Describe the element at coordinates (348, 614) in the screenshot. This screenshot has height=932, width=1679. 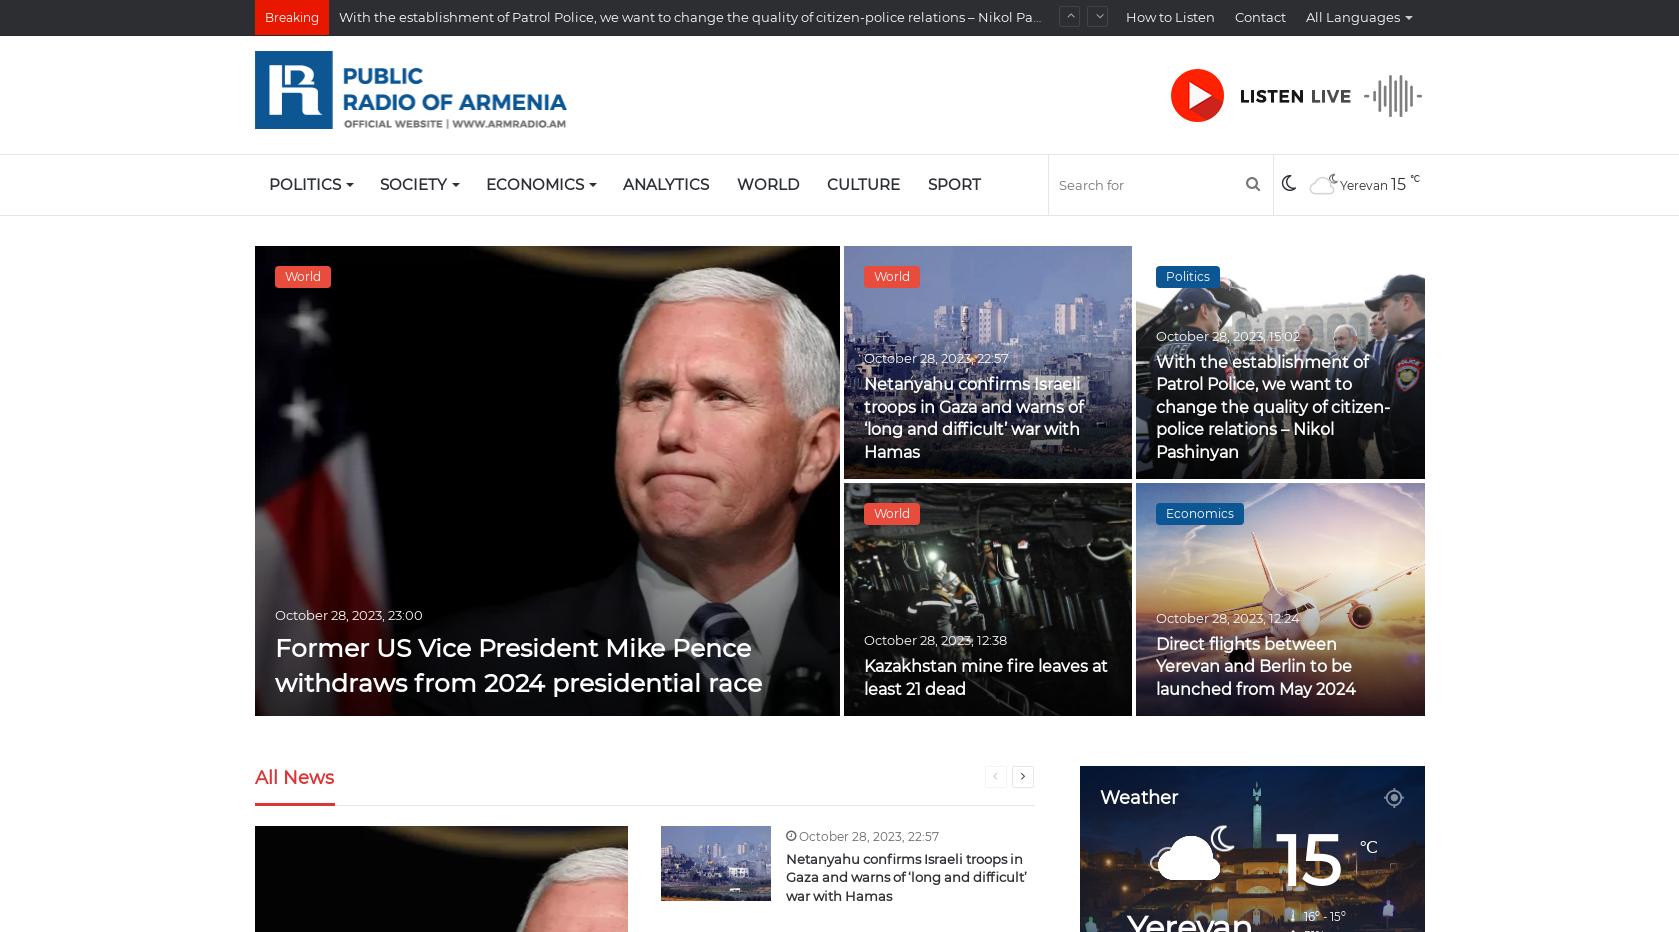
I see `'October 28, 2023, 23:00'` at that location.